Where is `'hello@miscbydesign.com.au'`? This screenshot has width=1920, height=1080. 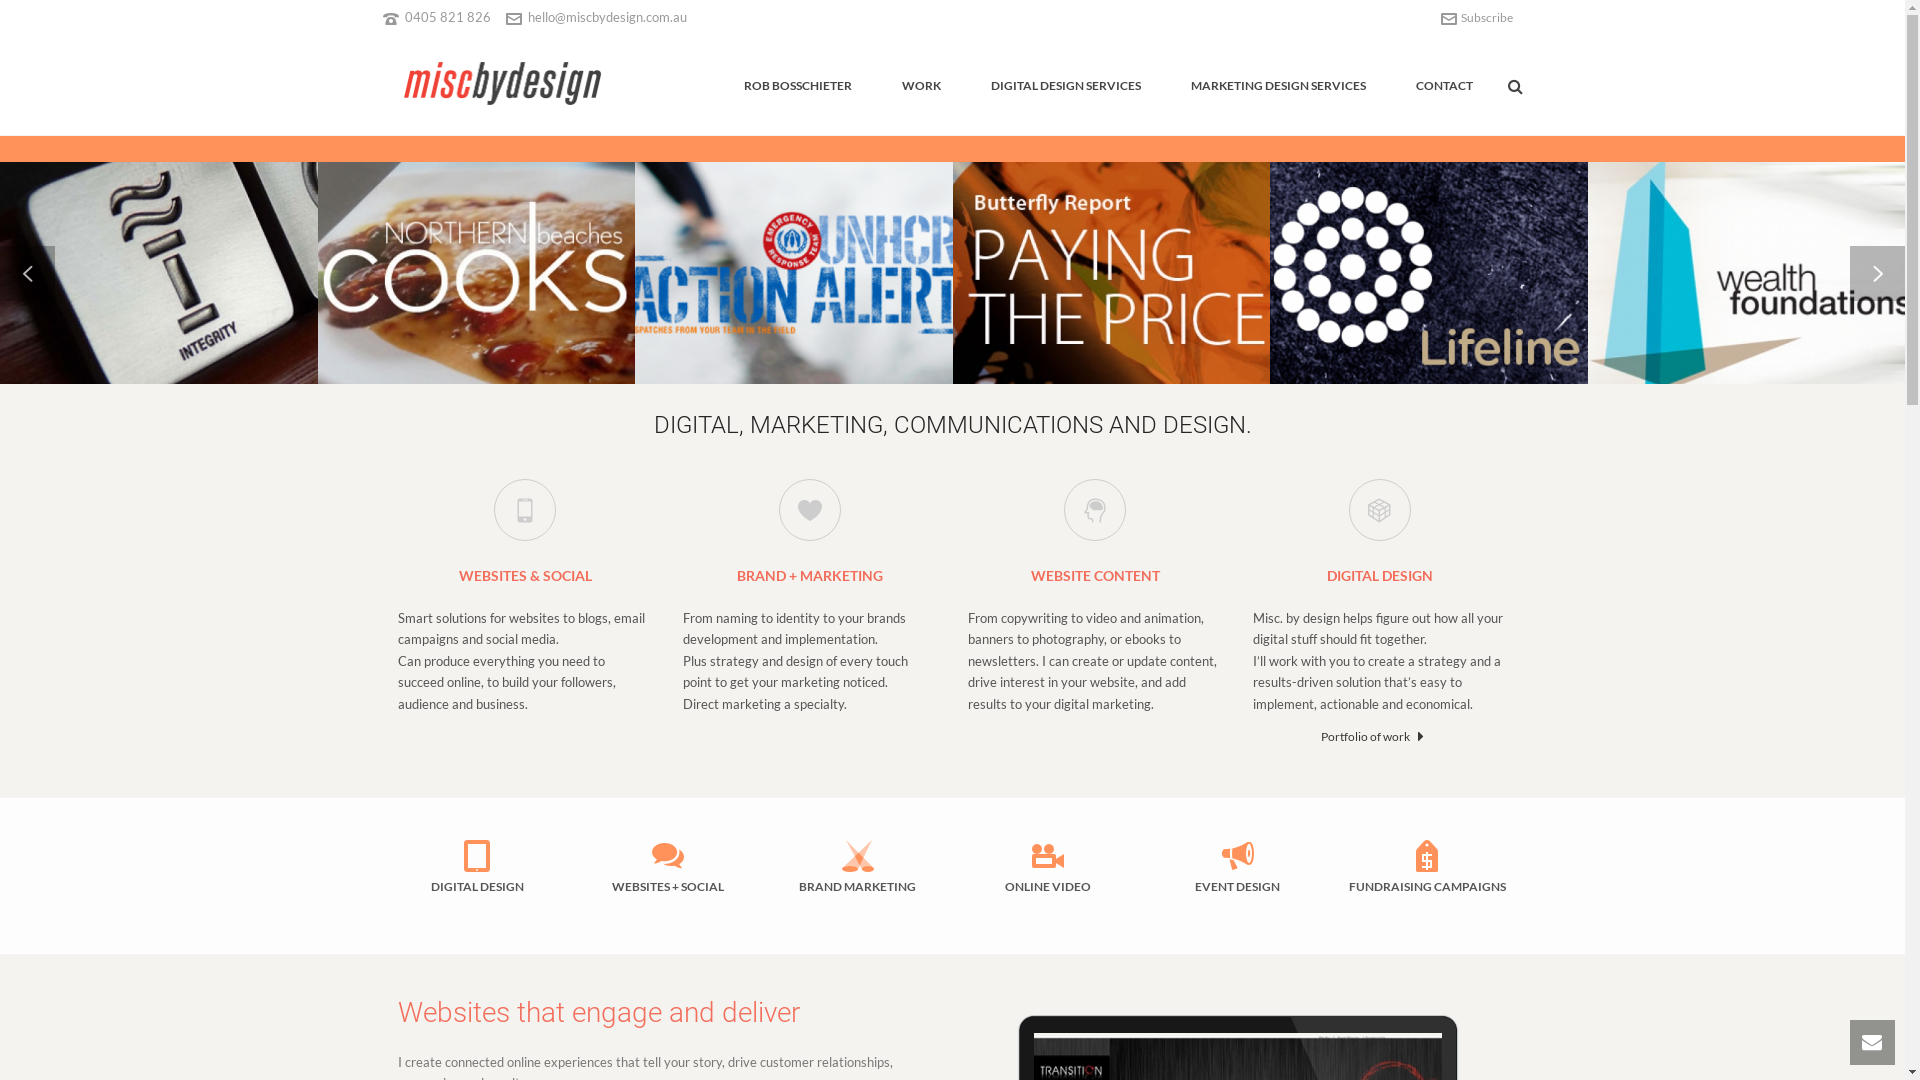 'hello@miscbydesign.com.au' is located at coordinates (528, 16).